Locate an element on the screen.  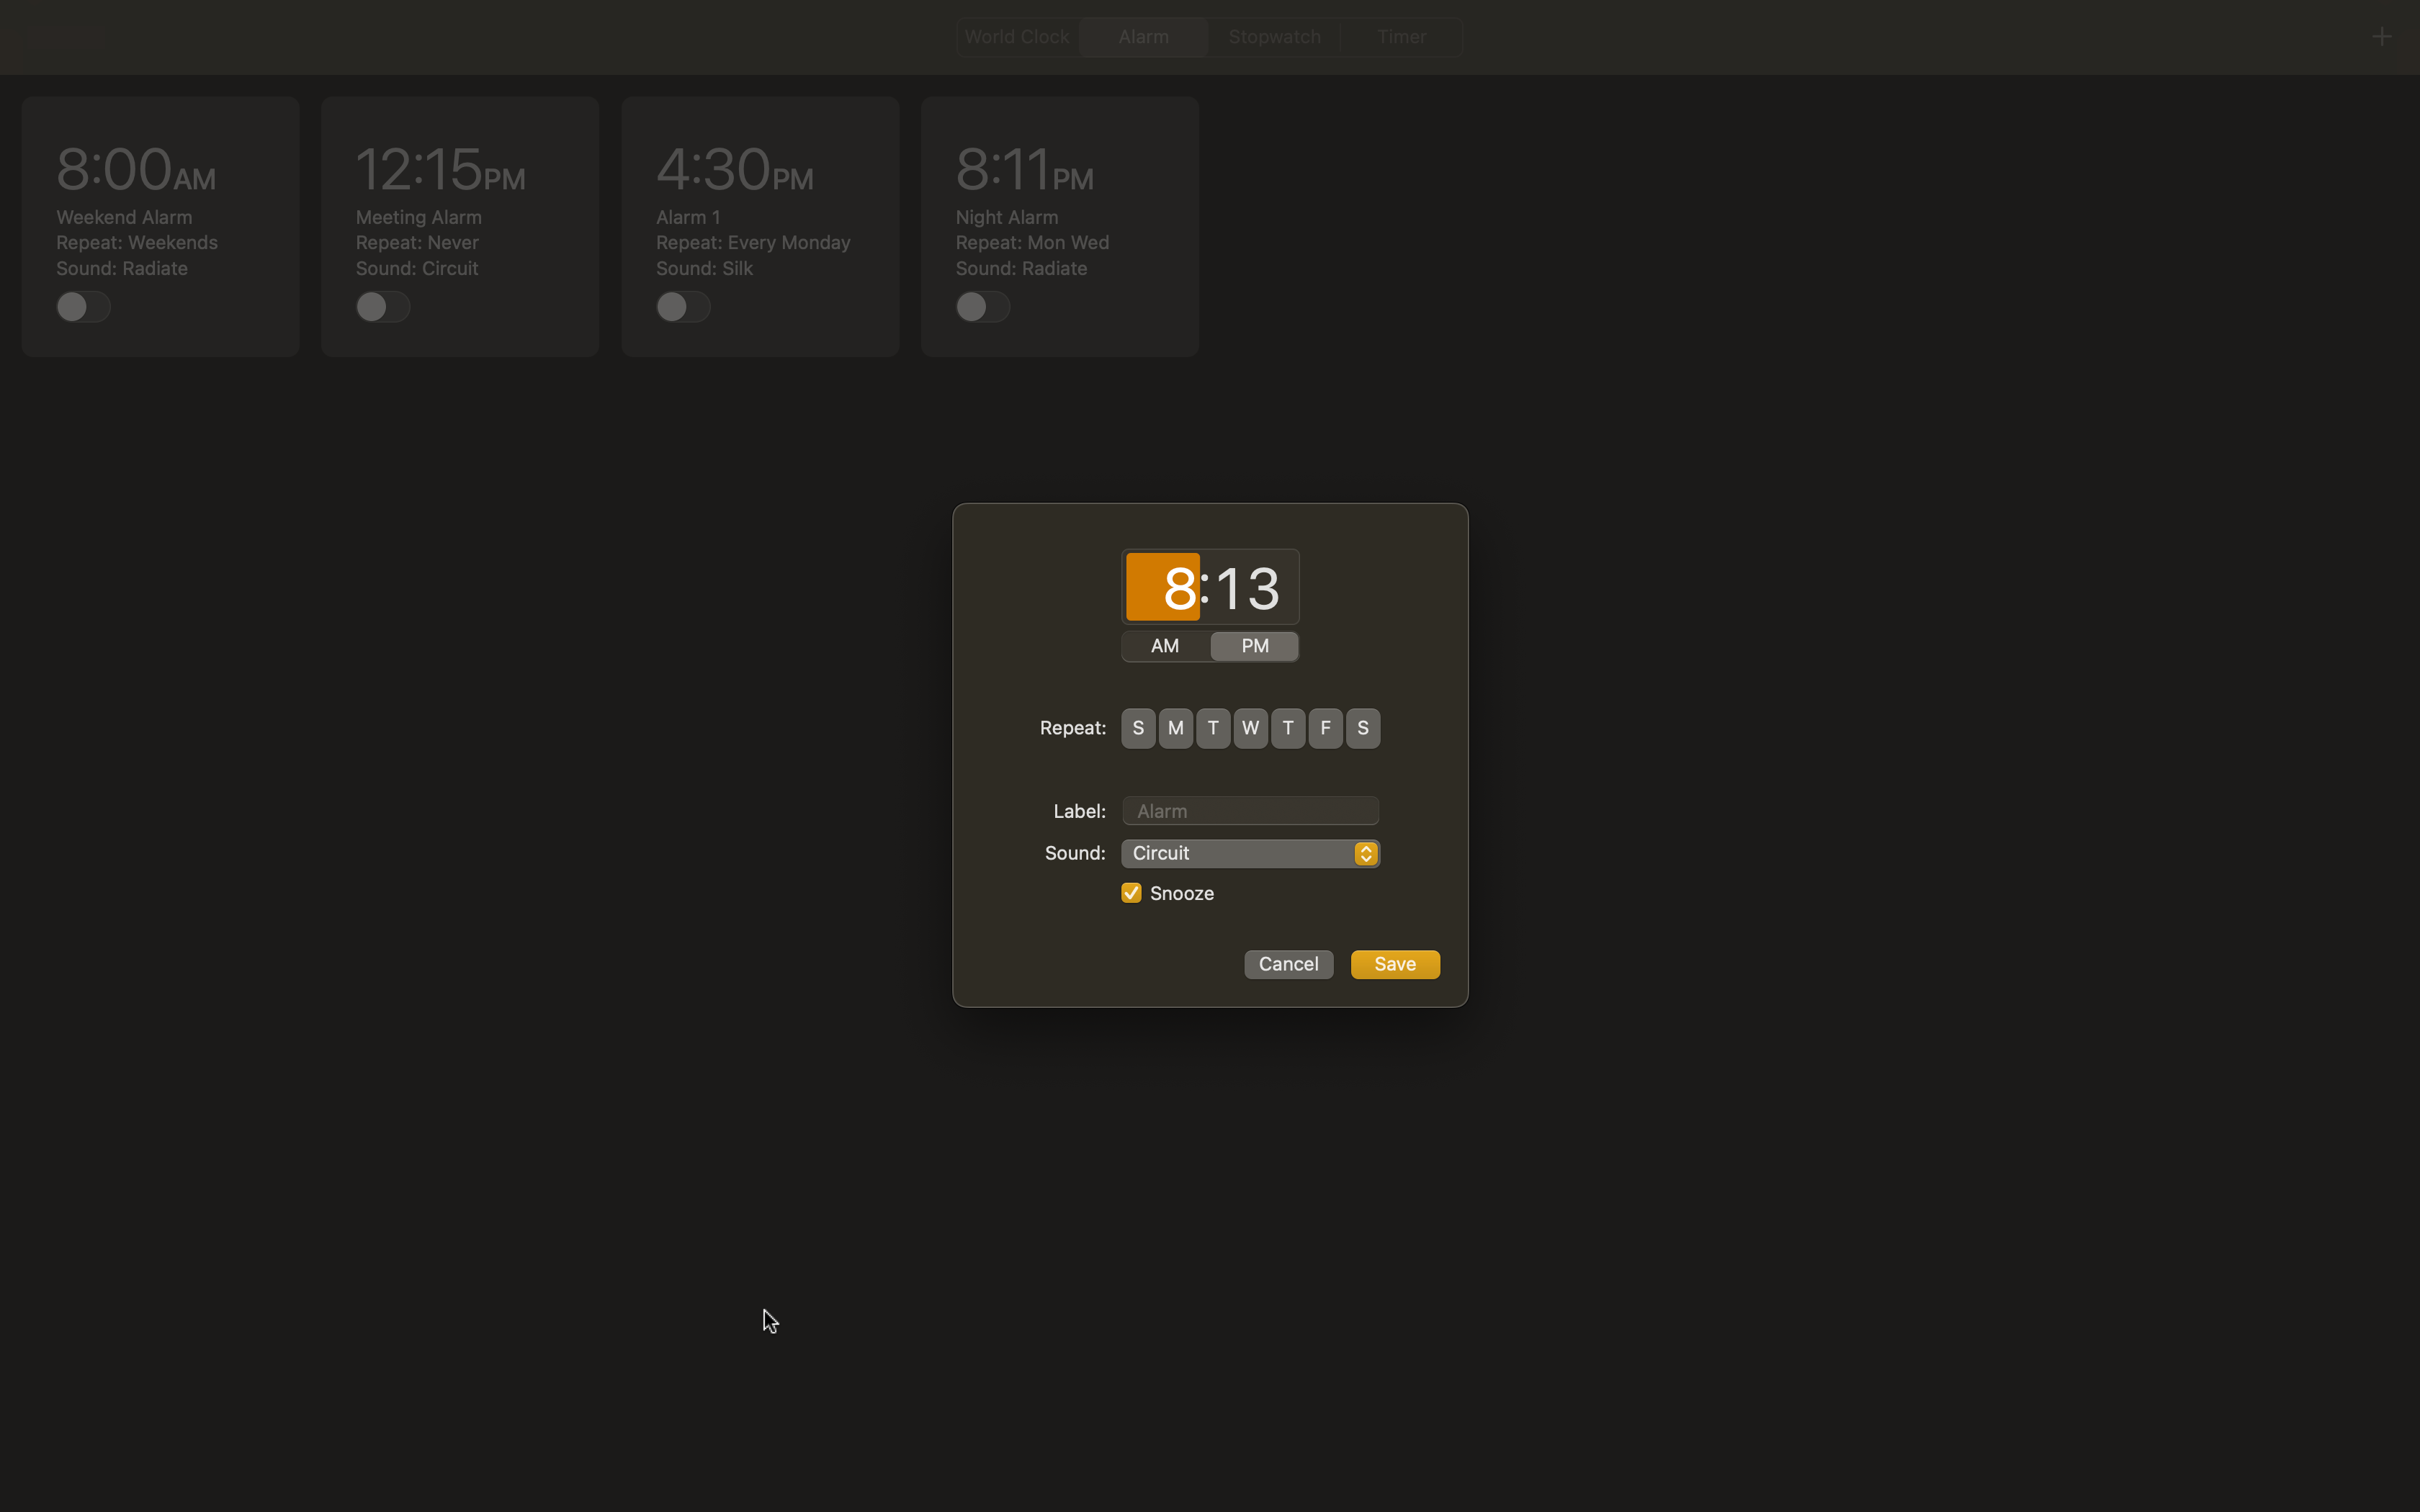
hours as 2 and minutes as 00 is located at coordinates (1162, 588).